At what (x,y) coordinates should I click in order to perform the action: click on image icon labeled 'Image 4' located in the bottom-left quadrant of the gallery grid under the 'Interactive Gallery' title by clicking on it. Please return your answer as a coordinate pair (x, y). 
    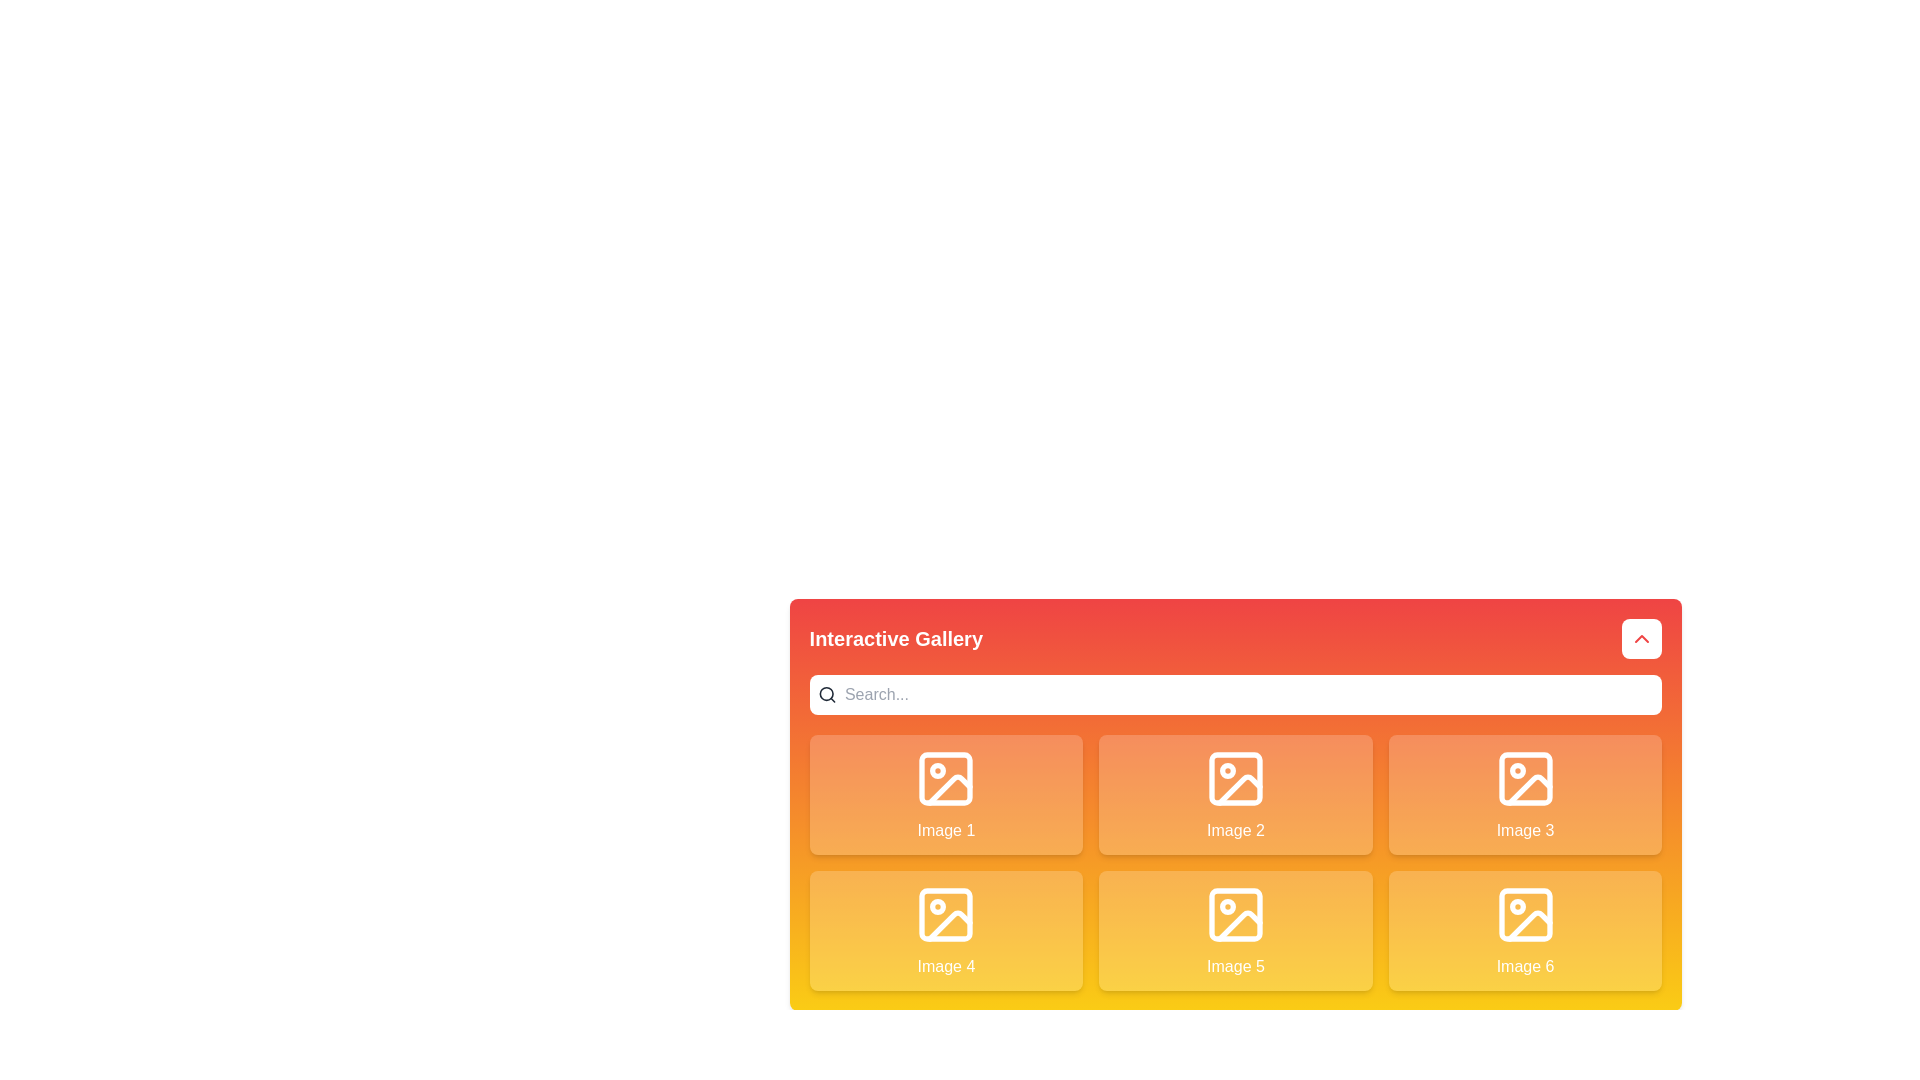
    Looking at the image, I should click on (945, 914).